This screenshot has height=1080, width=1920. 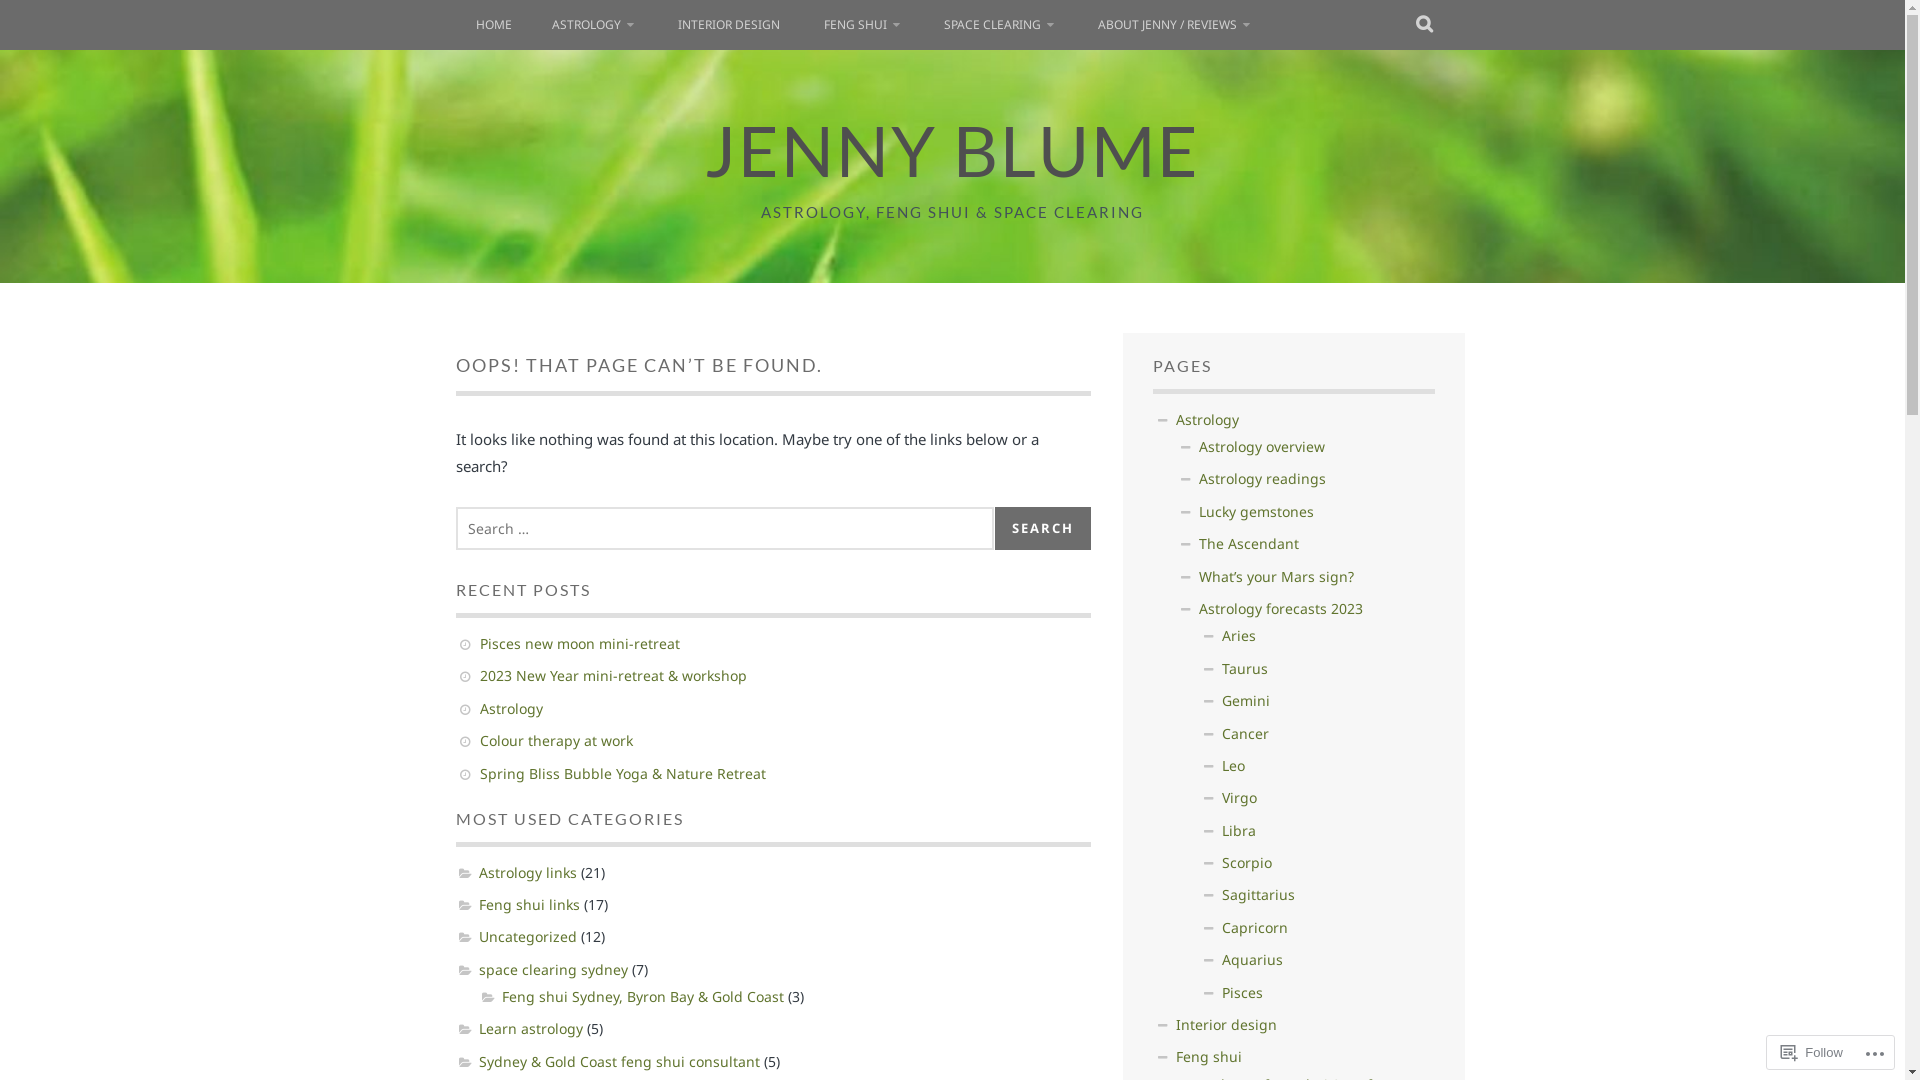 What do you see at coordinates (1237, 830) in the screenshot?
I see `'Libra'` at bounding box center [1237, 830].